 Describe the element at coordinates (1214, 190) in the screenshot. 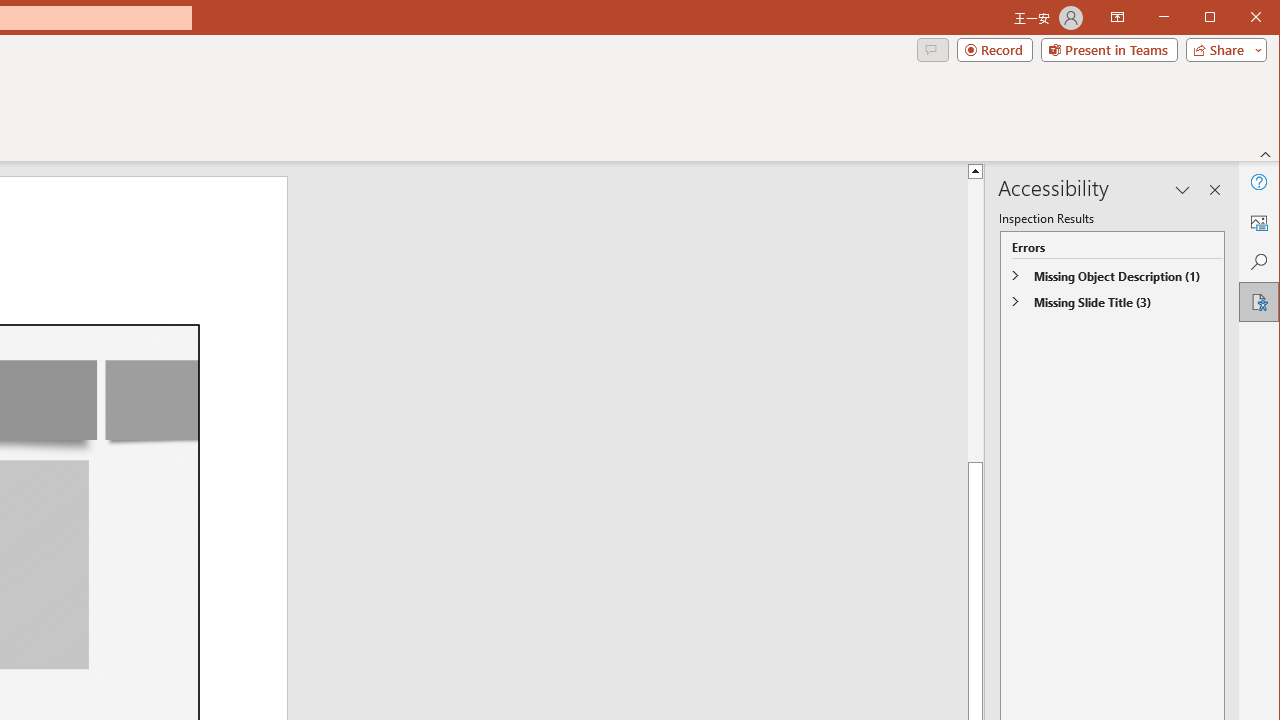

I see `'Close pane'` at that location.